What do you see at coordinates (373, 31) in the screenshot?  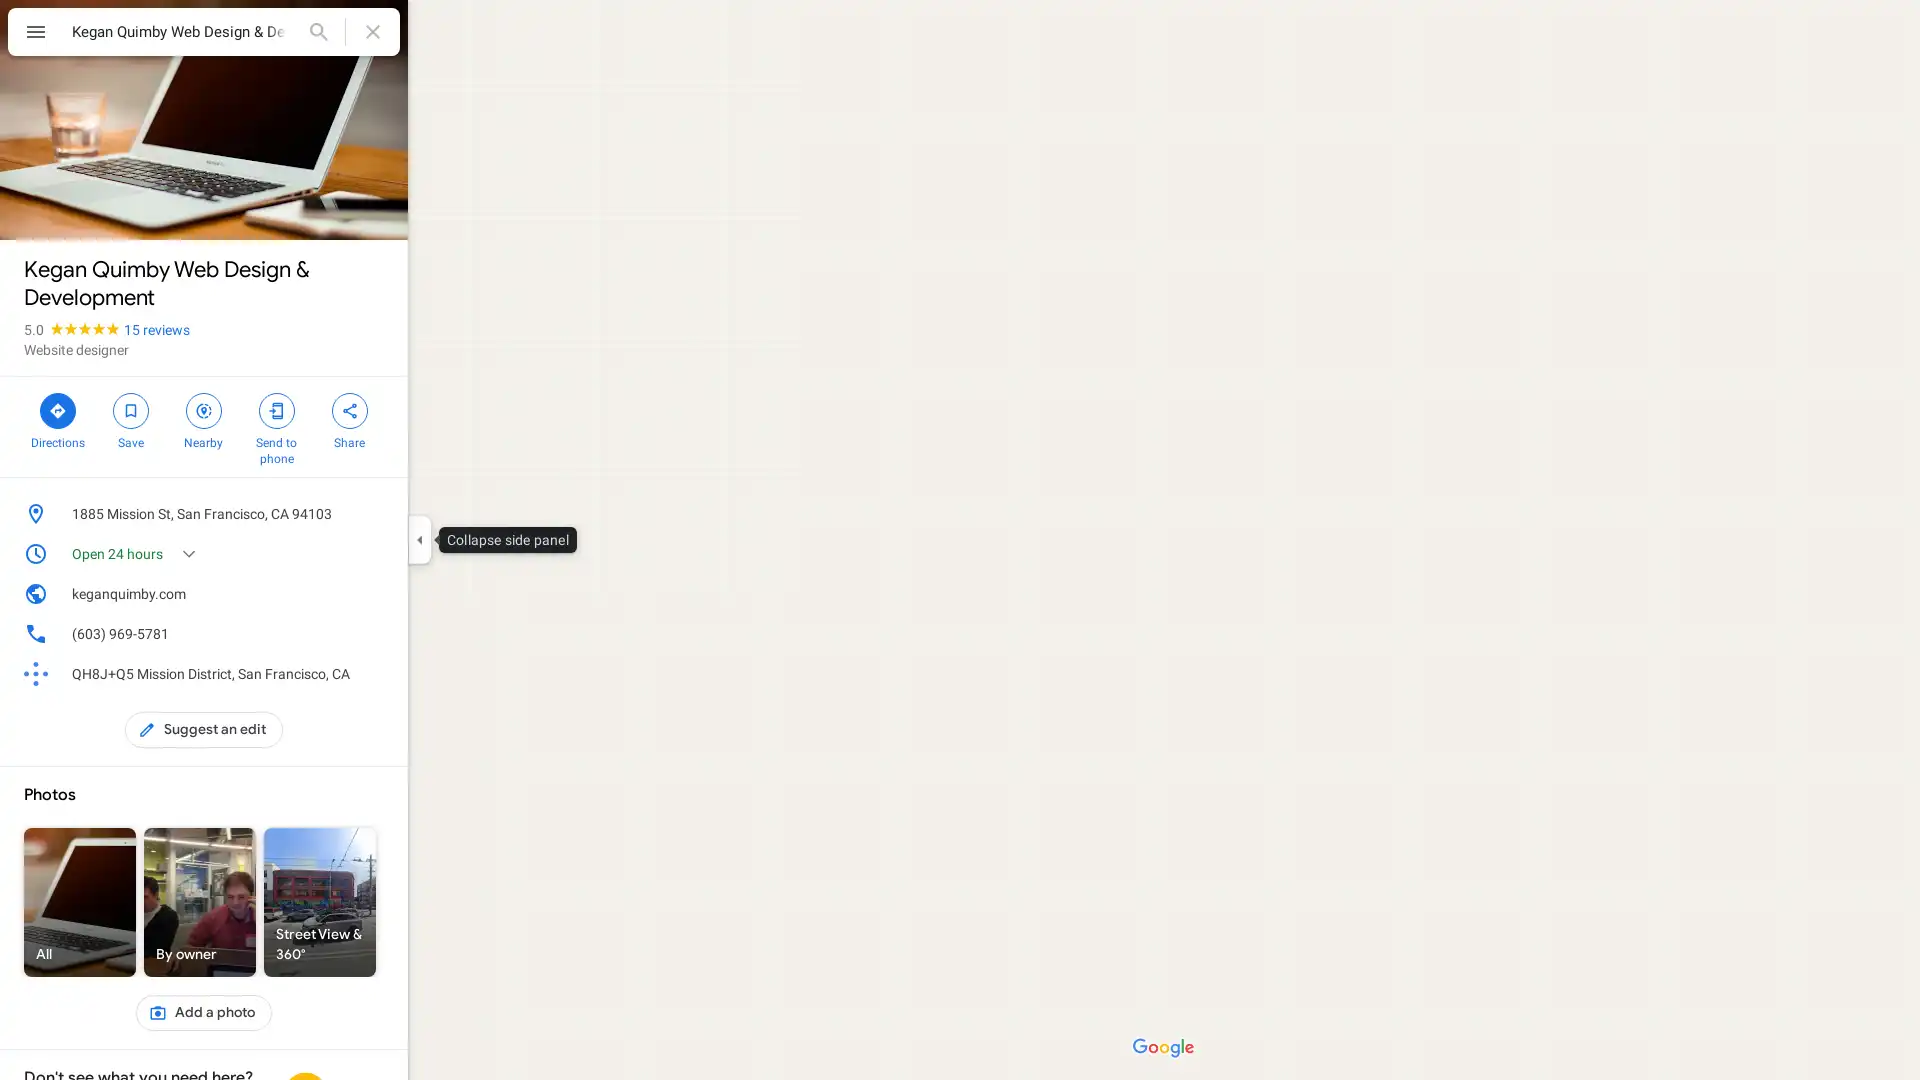 I see `Clear search` at bounding box center [373, 31].